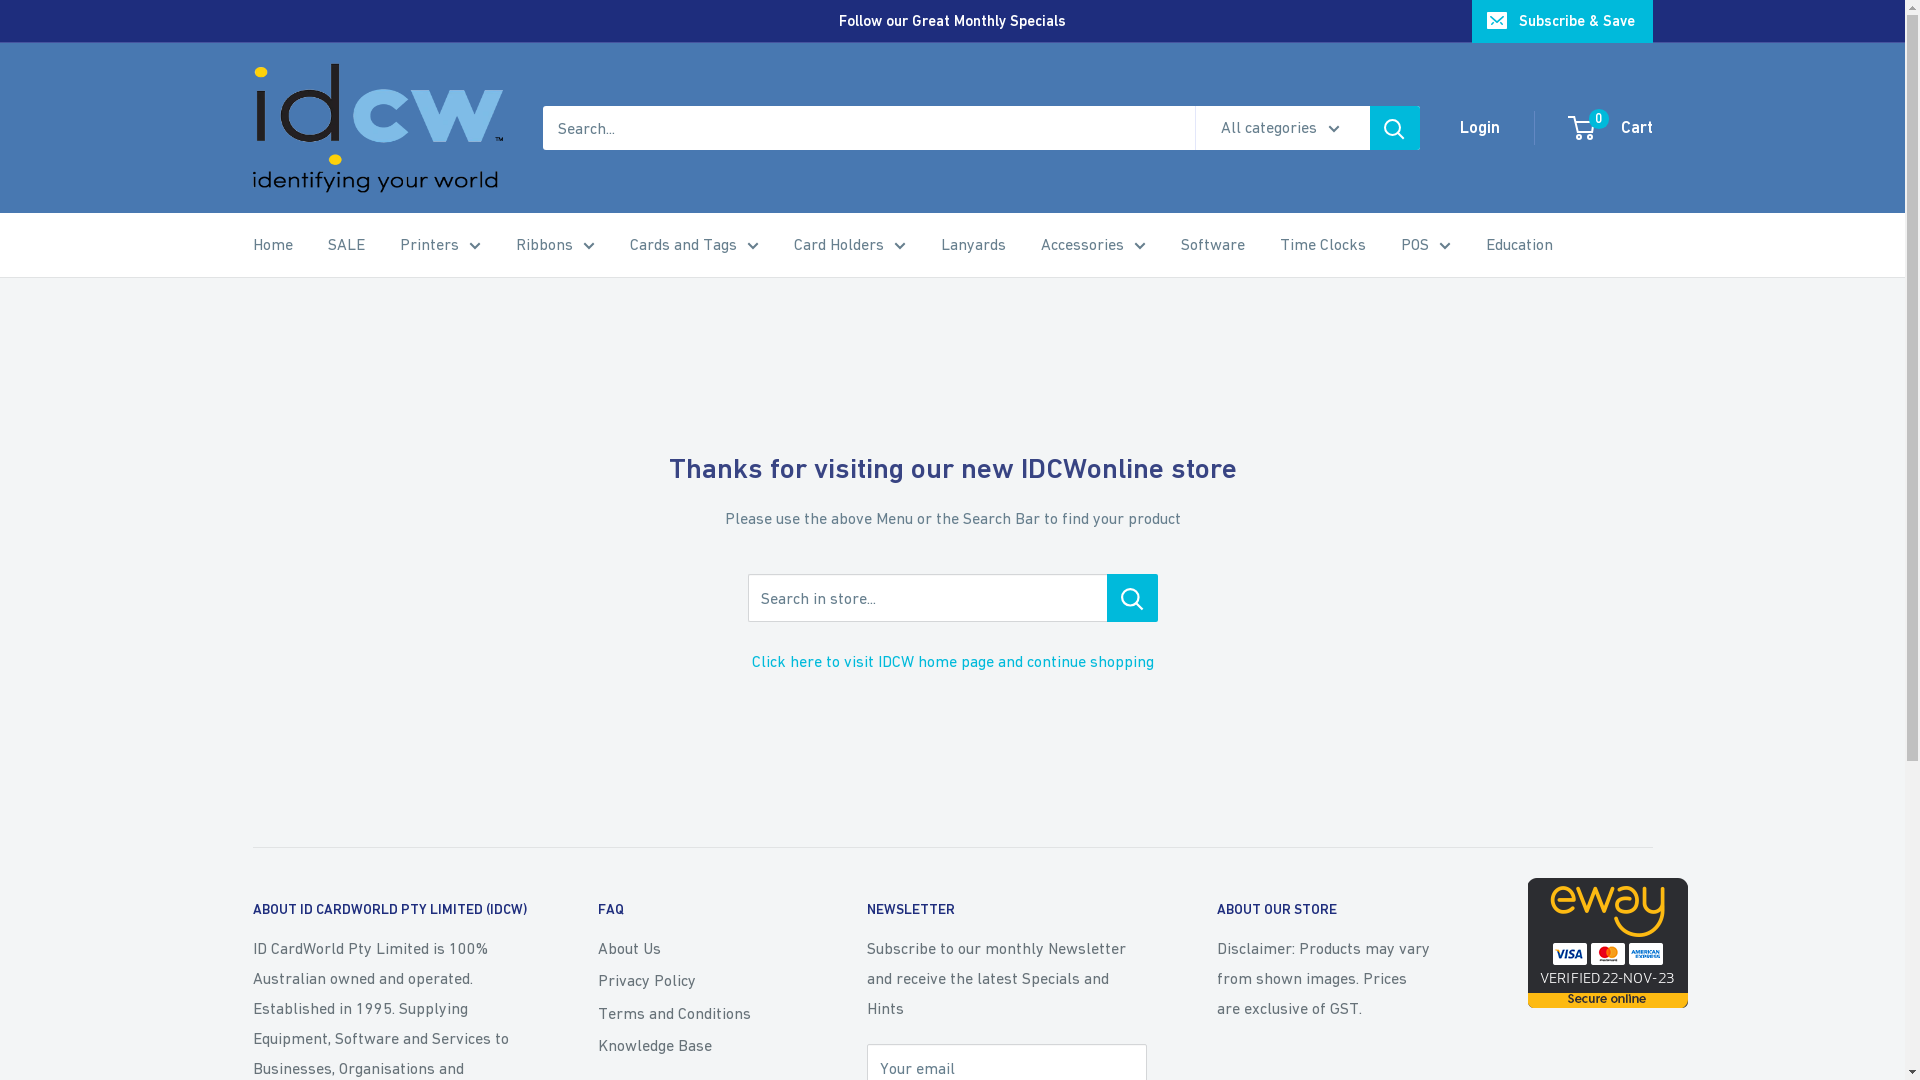 Image resolution: width=1920 pixels, height=1080 pixels. I want to click on 'eWAY Payment Gateway', so click(1608, 890).